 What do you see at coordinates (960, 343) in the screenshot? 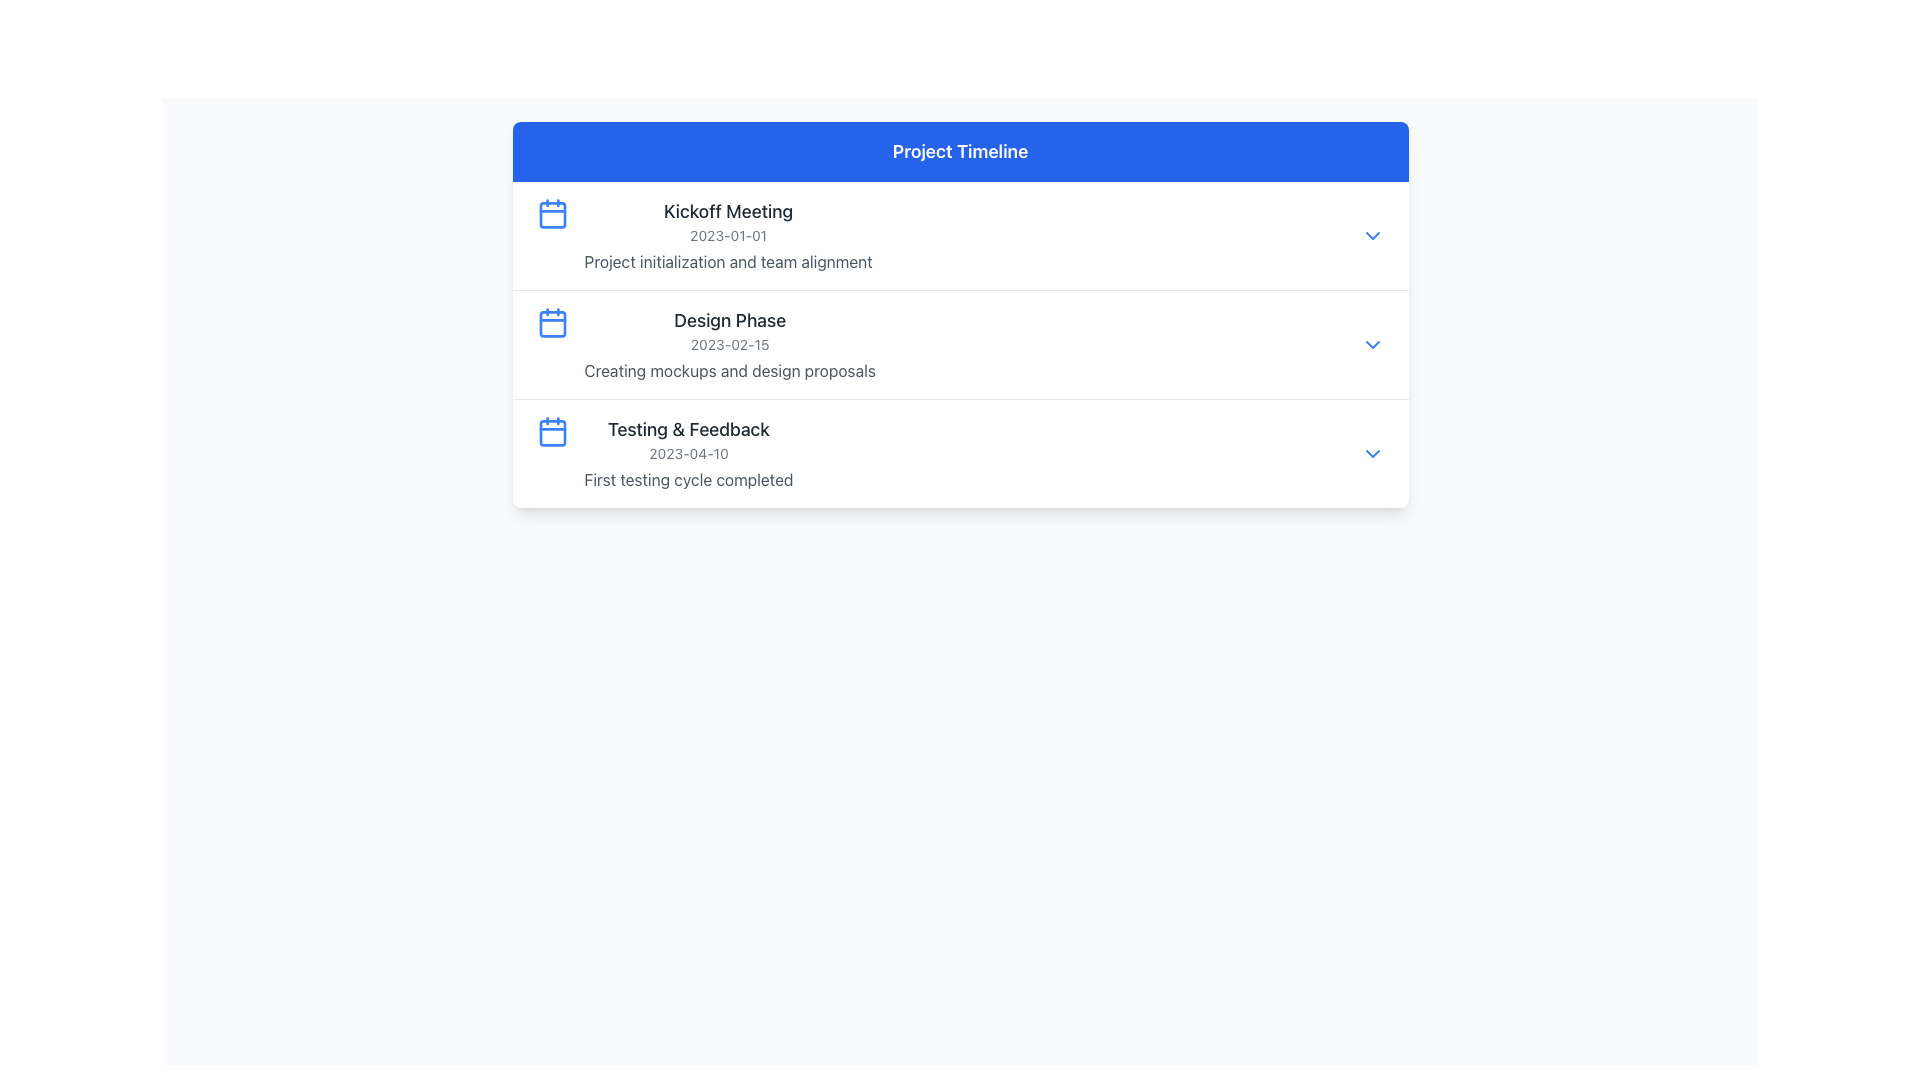
I see `the dropdown element located to the right of the 'Design Phase' timeline entry` at bounding box center [960, 343].